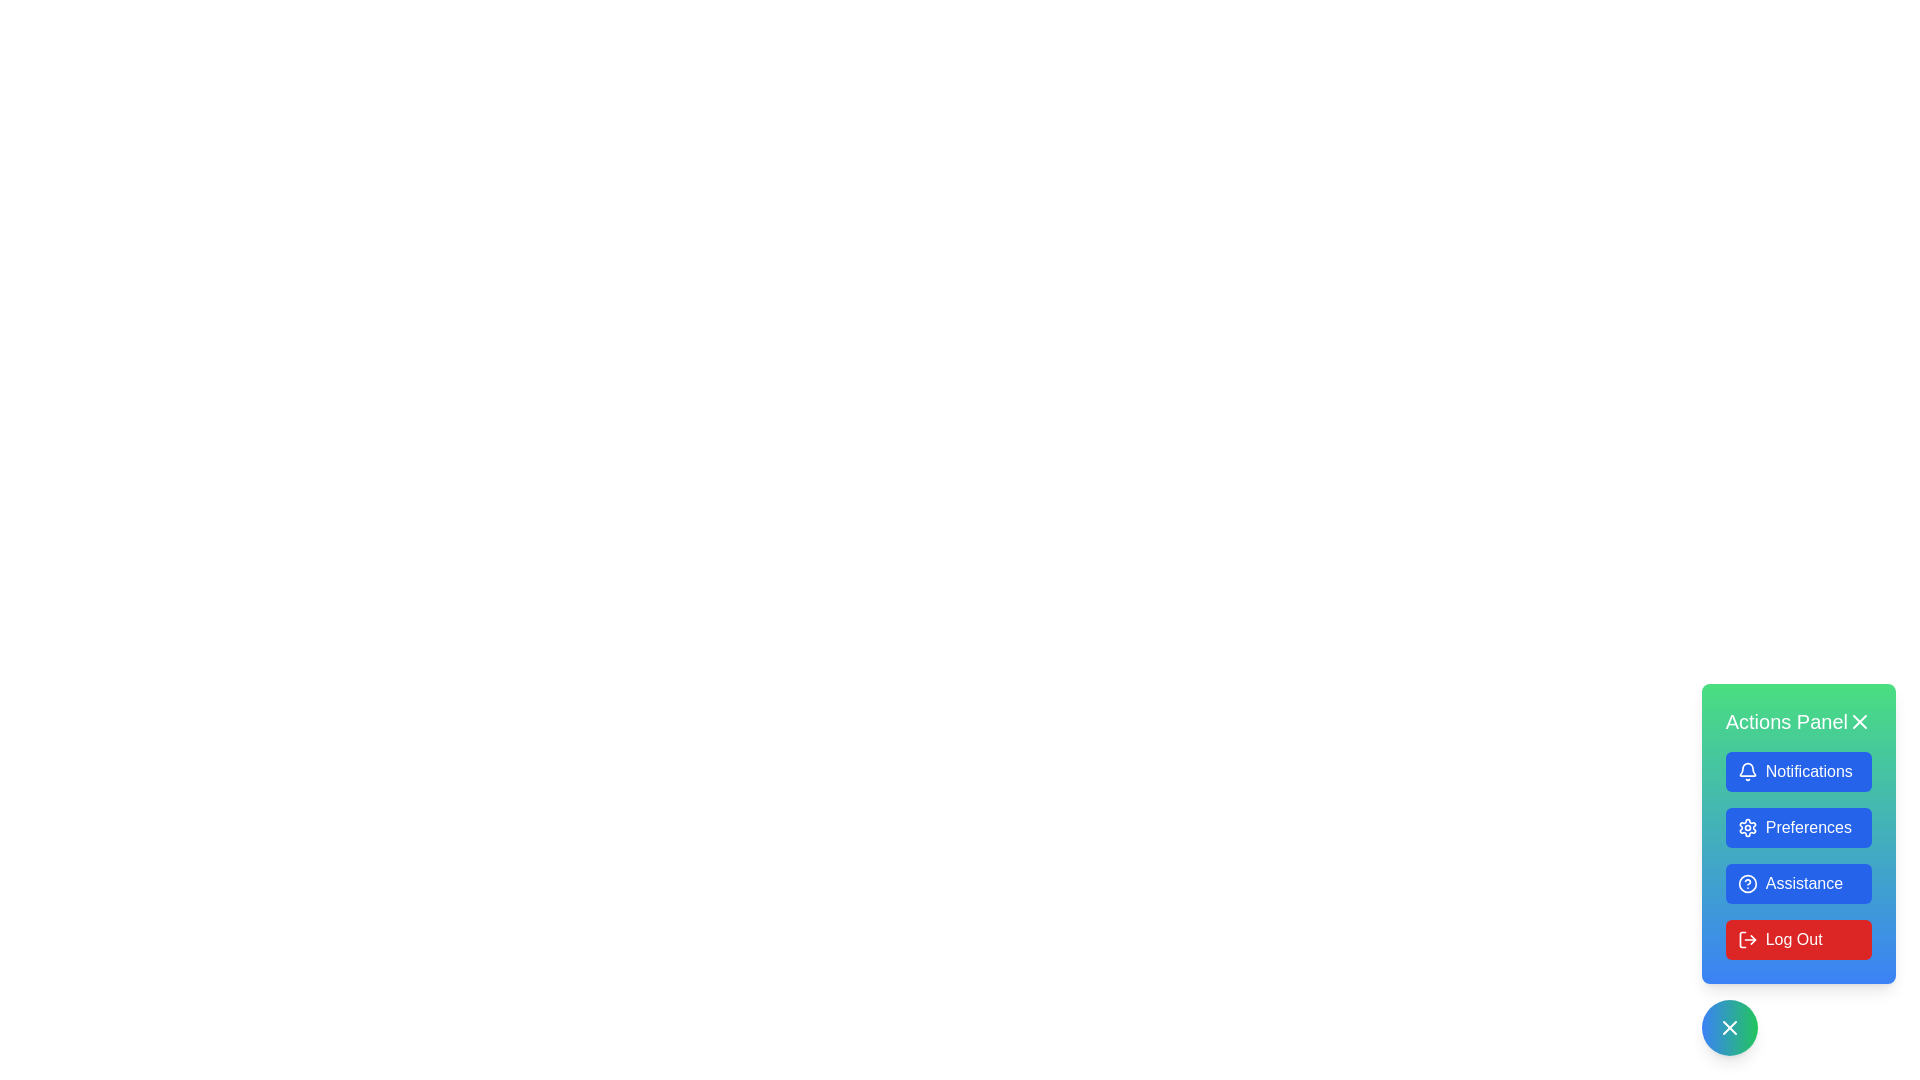 Image resolution: width=1920 pixels, height=1080 pixels. What do you see at coordinates (1798, 828) in the screenshot?
I see `the blue 'Preferences' button with a settings gear icon` at bounding box center [1798, 828].